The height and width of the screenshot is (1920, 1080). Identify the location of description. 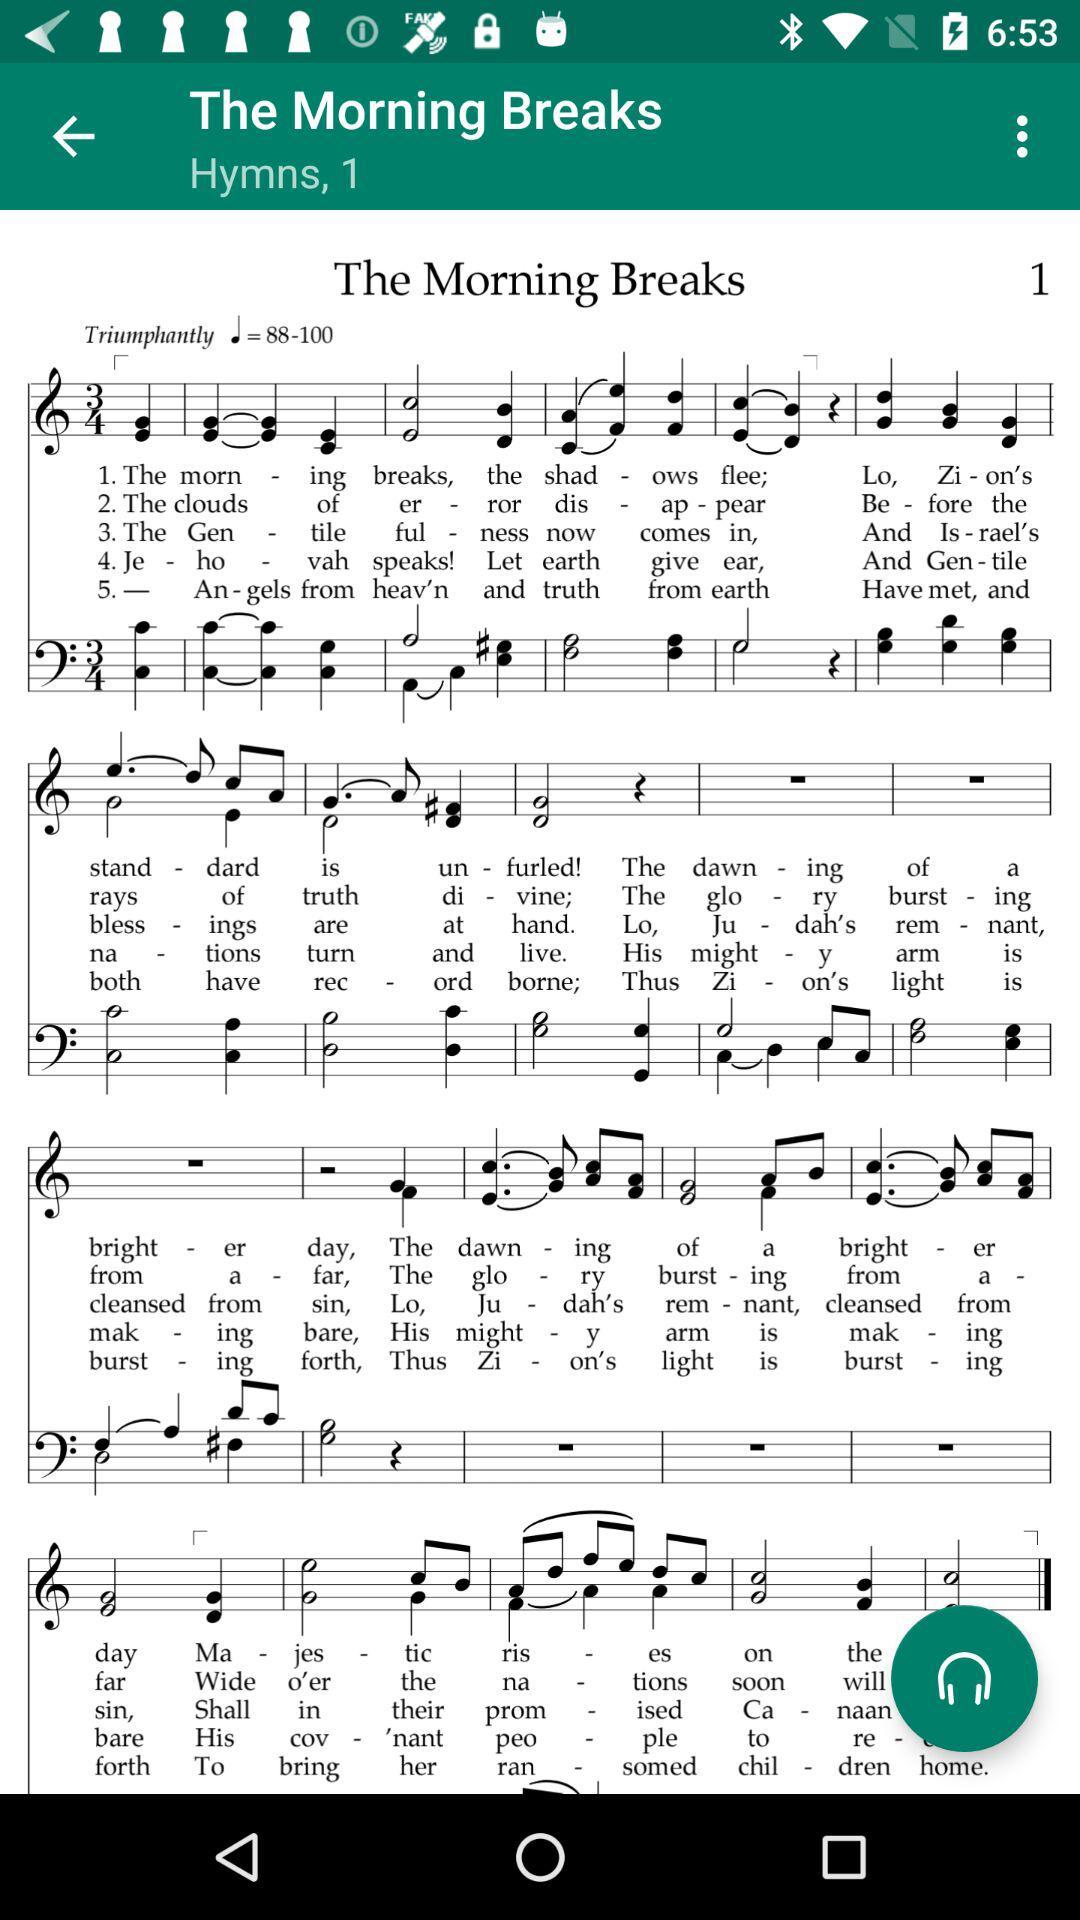
(540, 1002).